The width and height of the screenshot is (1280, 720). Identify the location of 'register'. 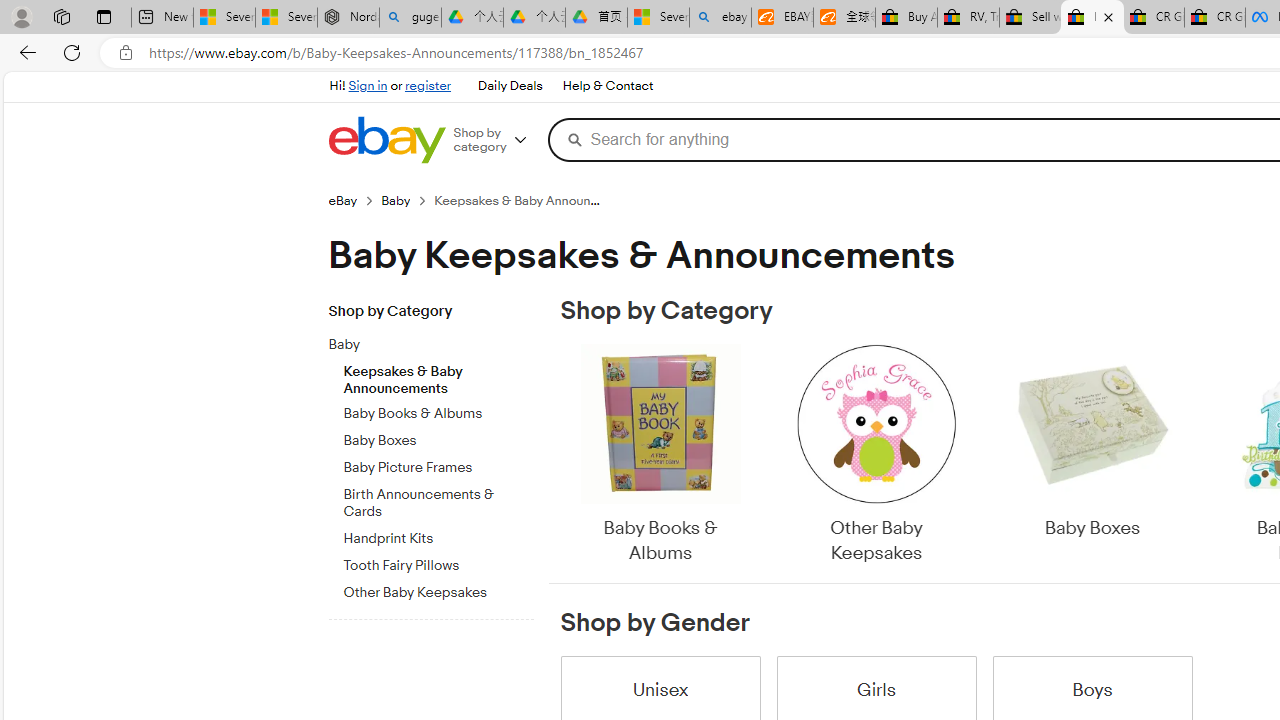
(427, 85).